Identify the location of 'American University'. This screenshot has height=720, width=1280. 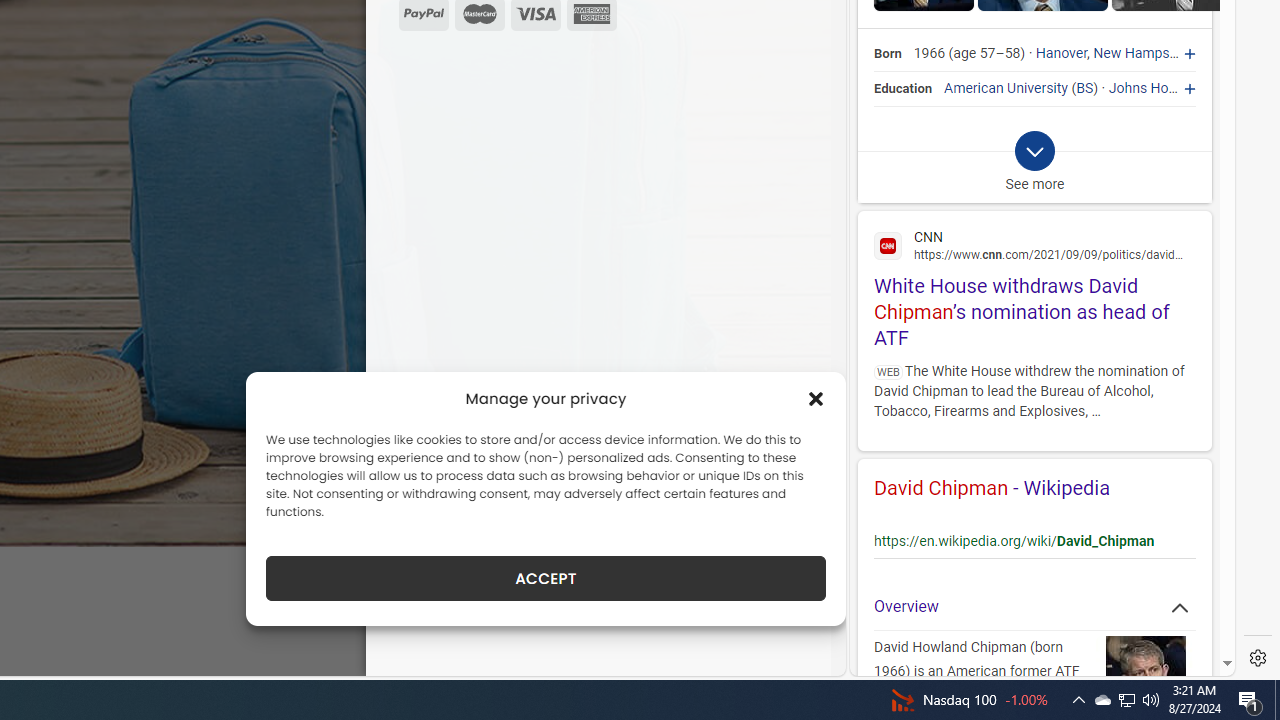
(1006, 87).